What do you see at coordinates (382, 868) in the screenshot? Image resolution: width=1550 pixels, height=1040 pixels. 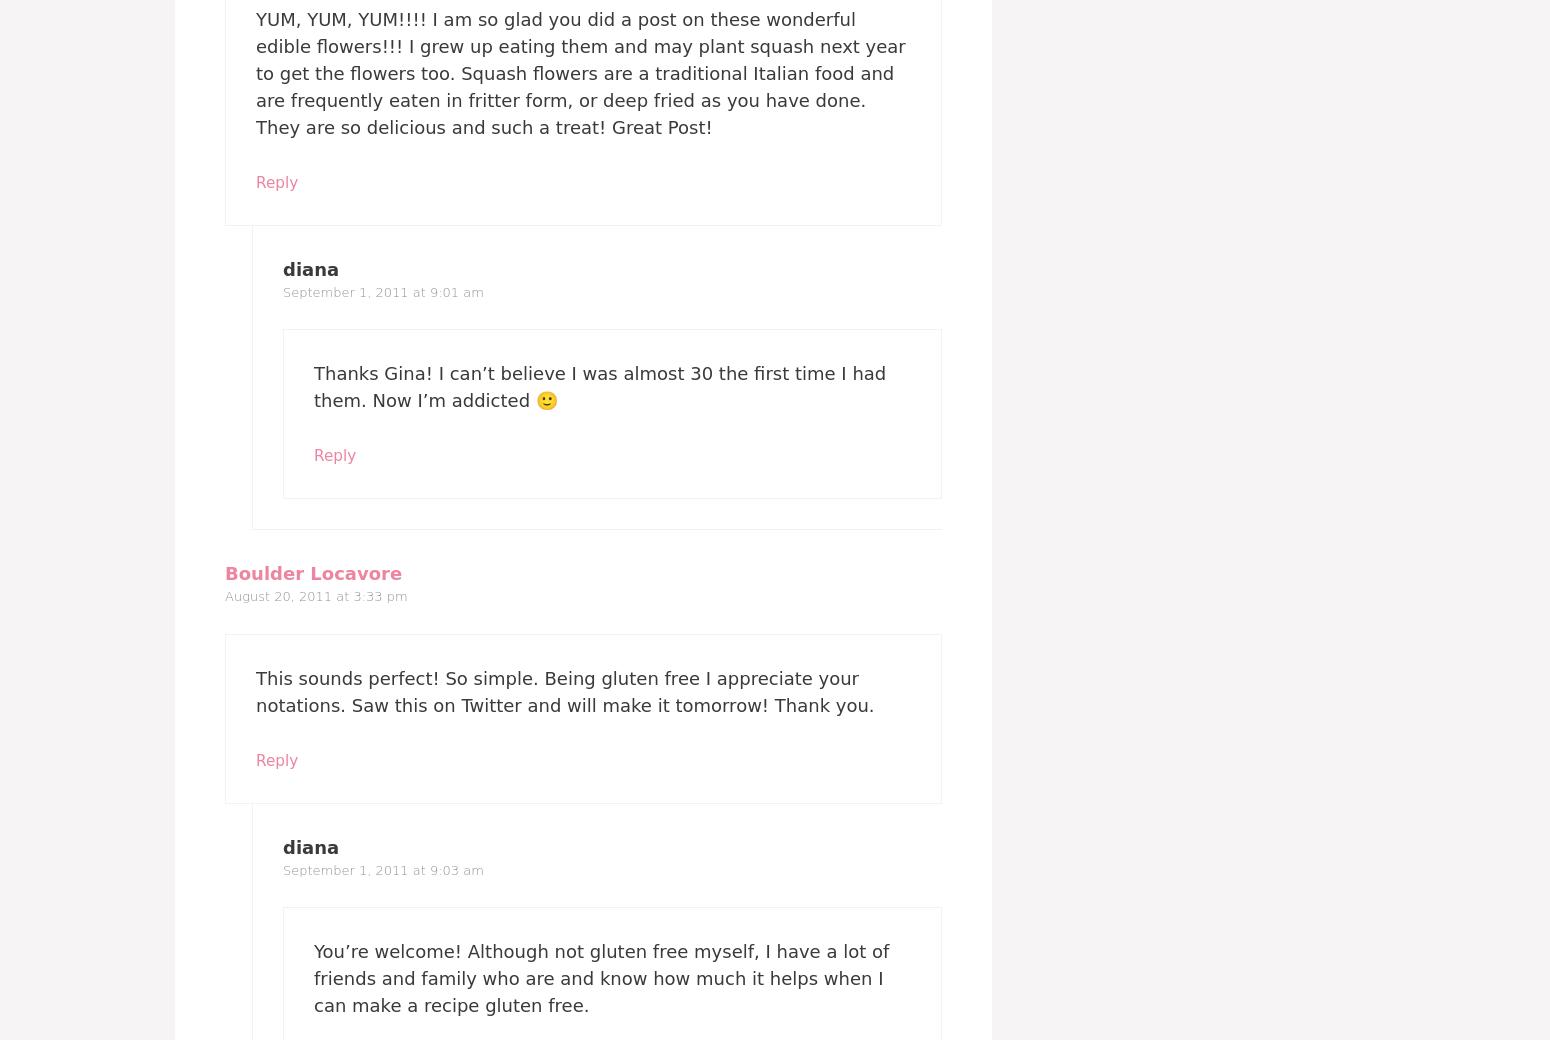 I see `'September 1, 2011 at 9:03 am'` at bounding box center [382, 868].